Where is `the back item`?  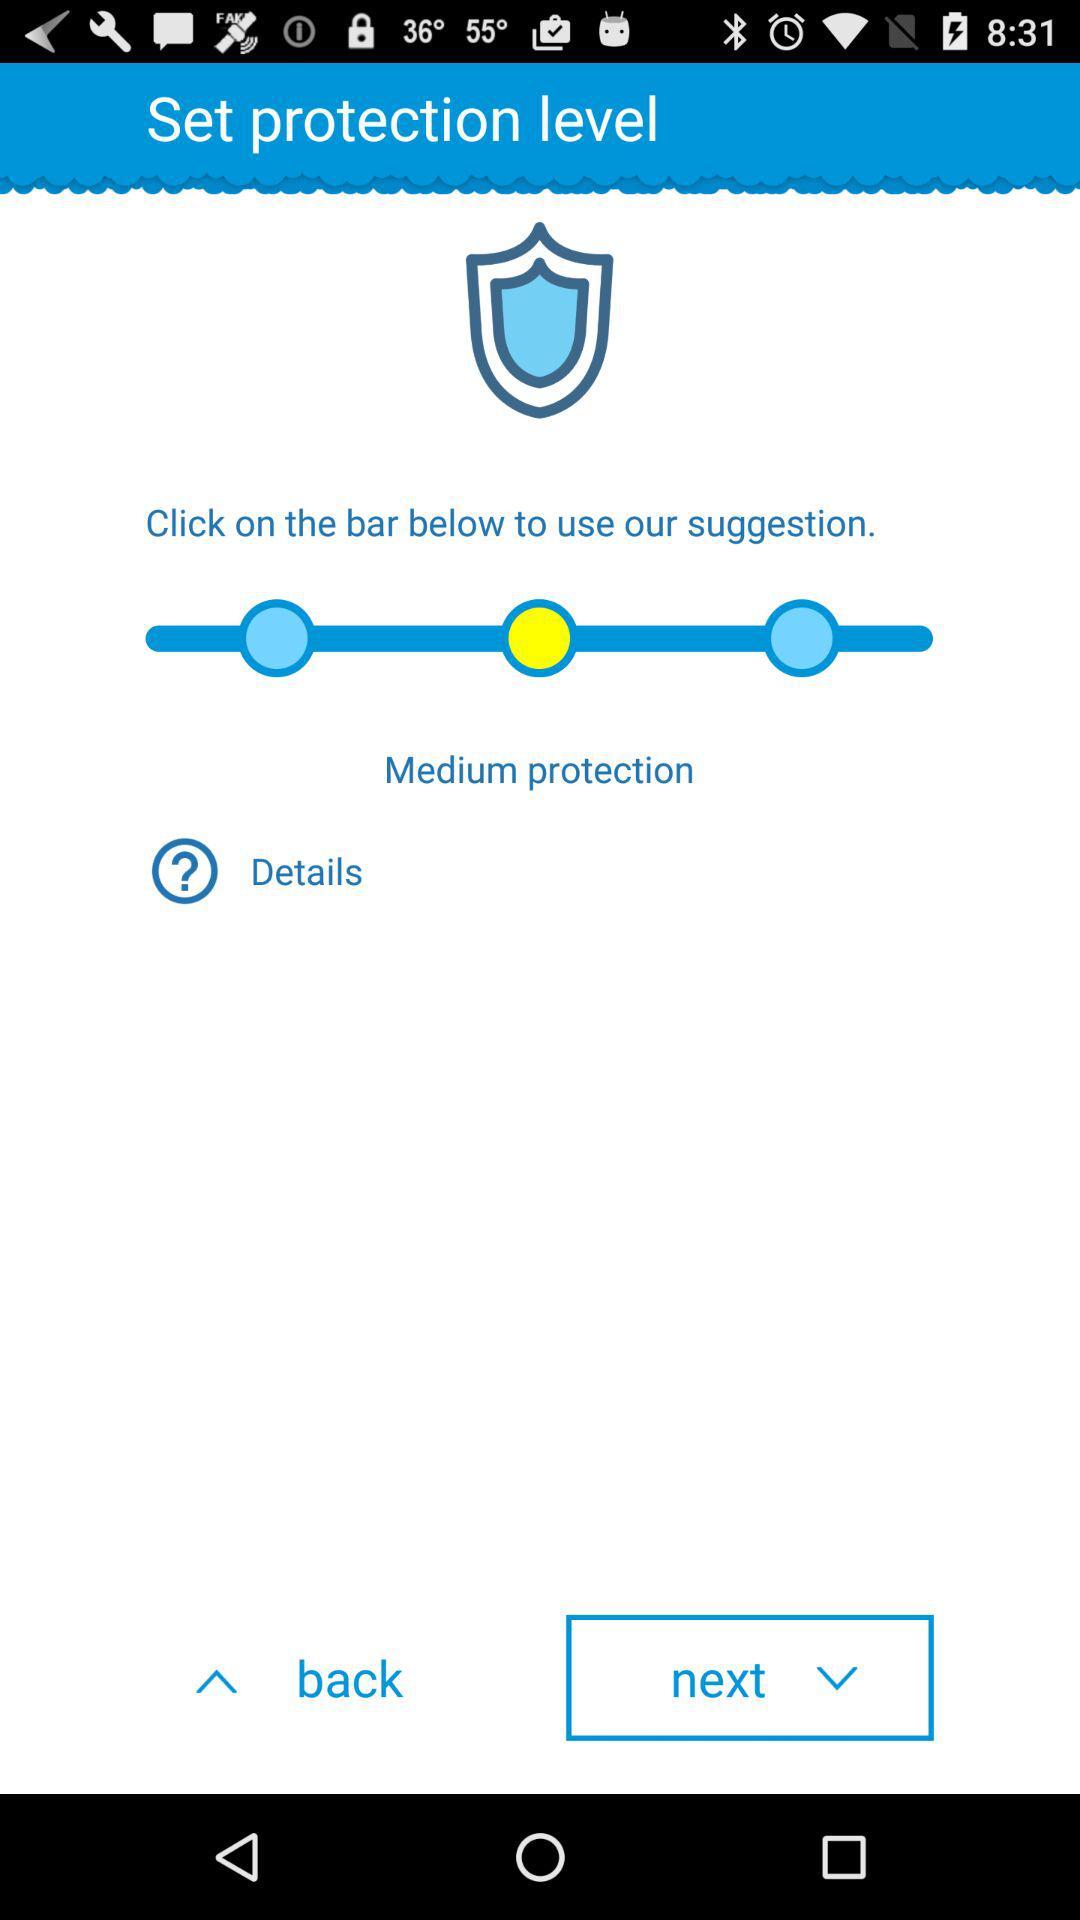 the back item is located at coordinates (329, 1677).